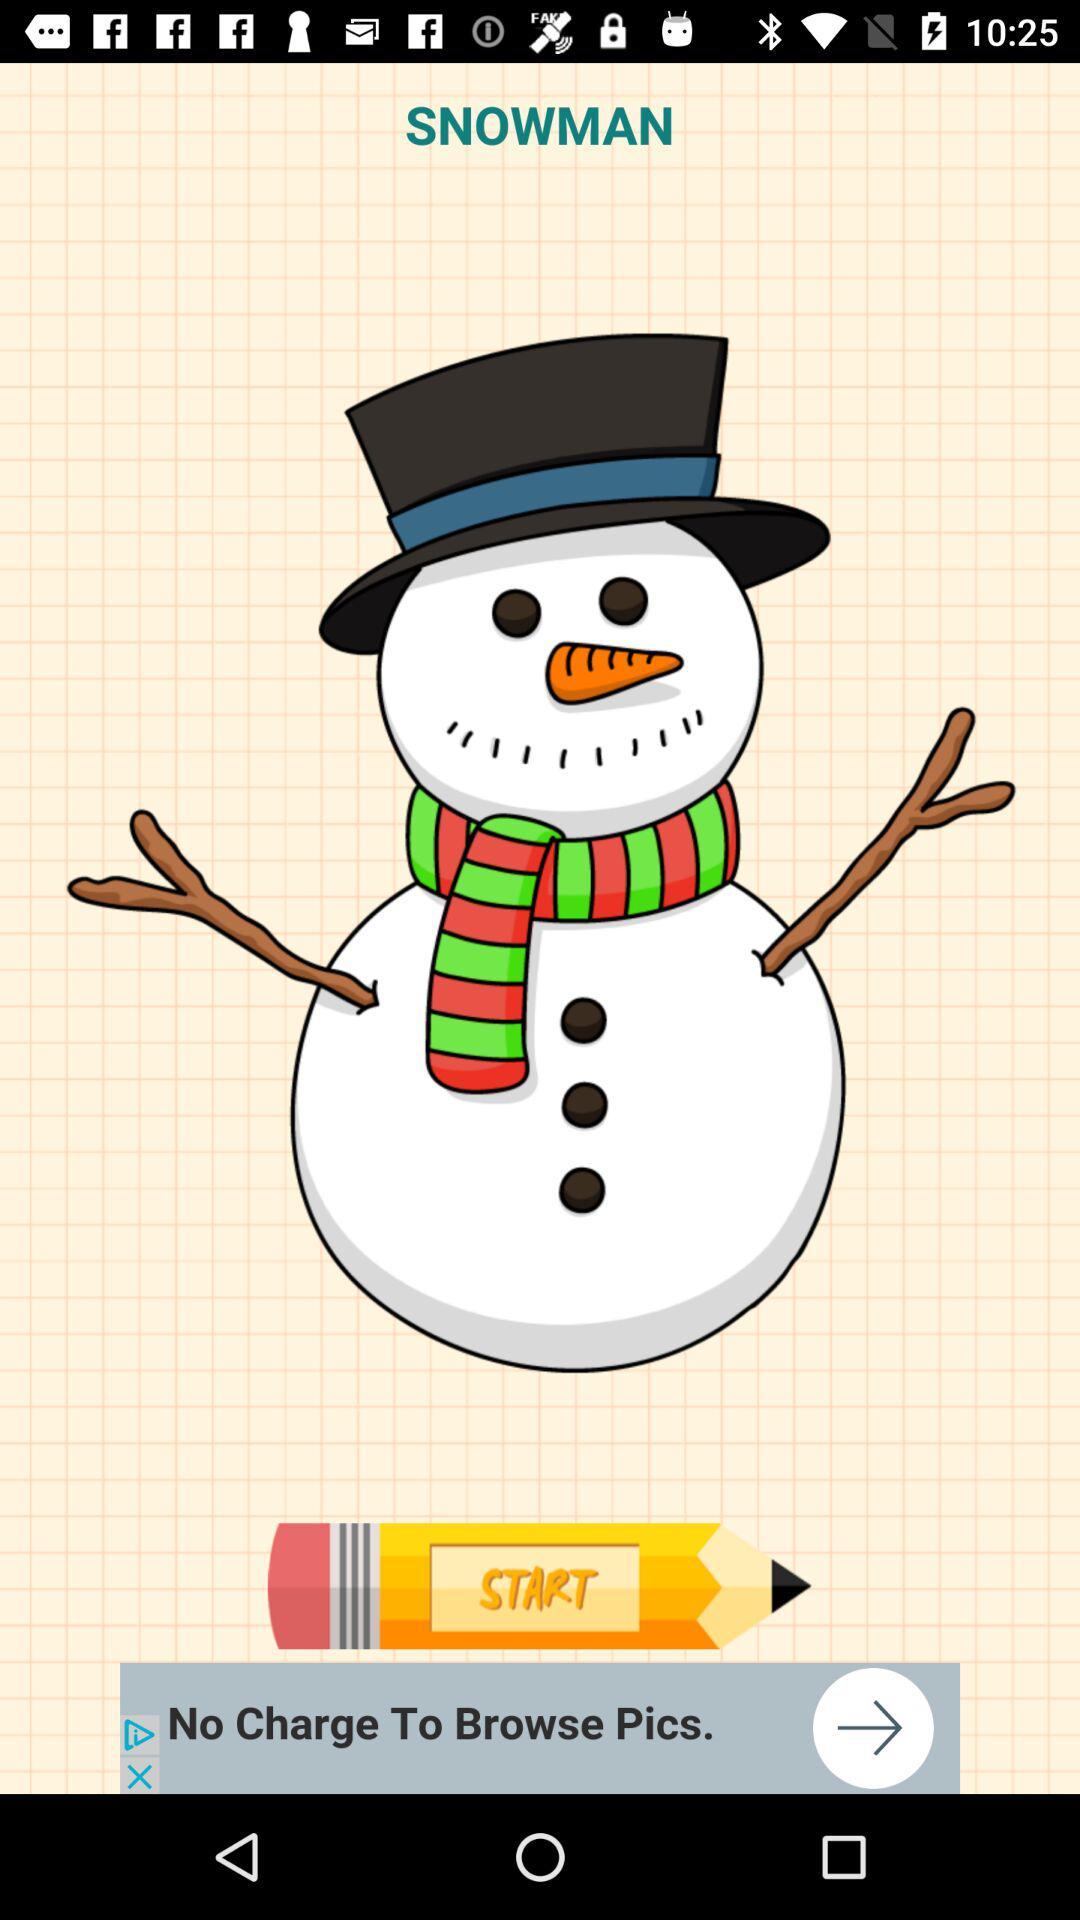  I want to click on banner, so click(540, 1727).